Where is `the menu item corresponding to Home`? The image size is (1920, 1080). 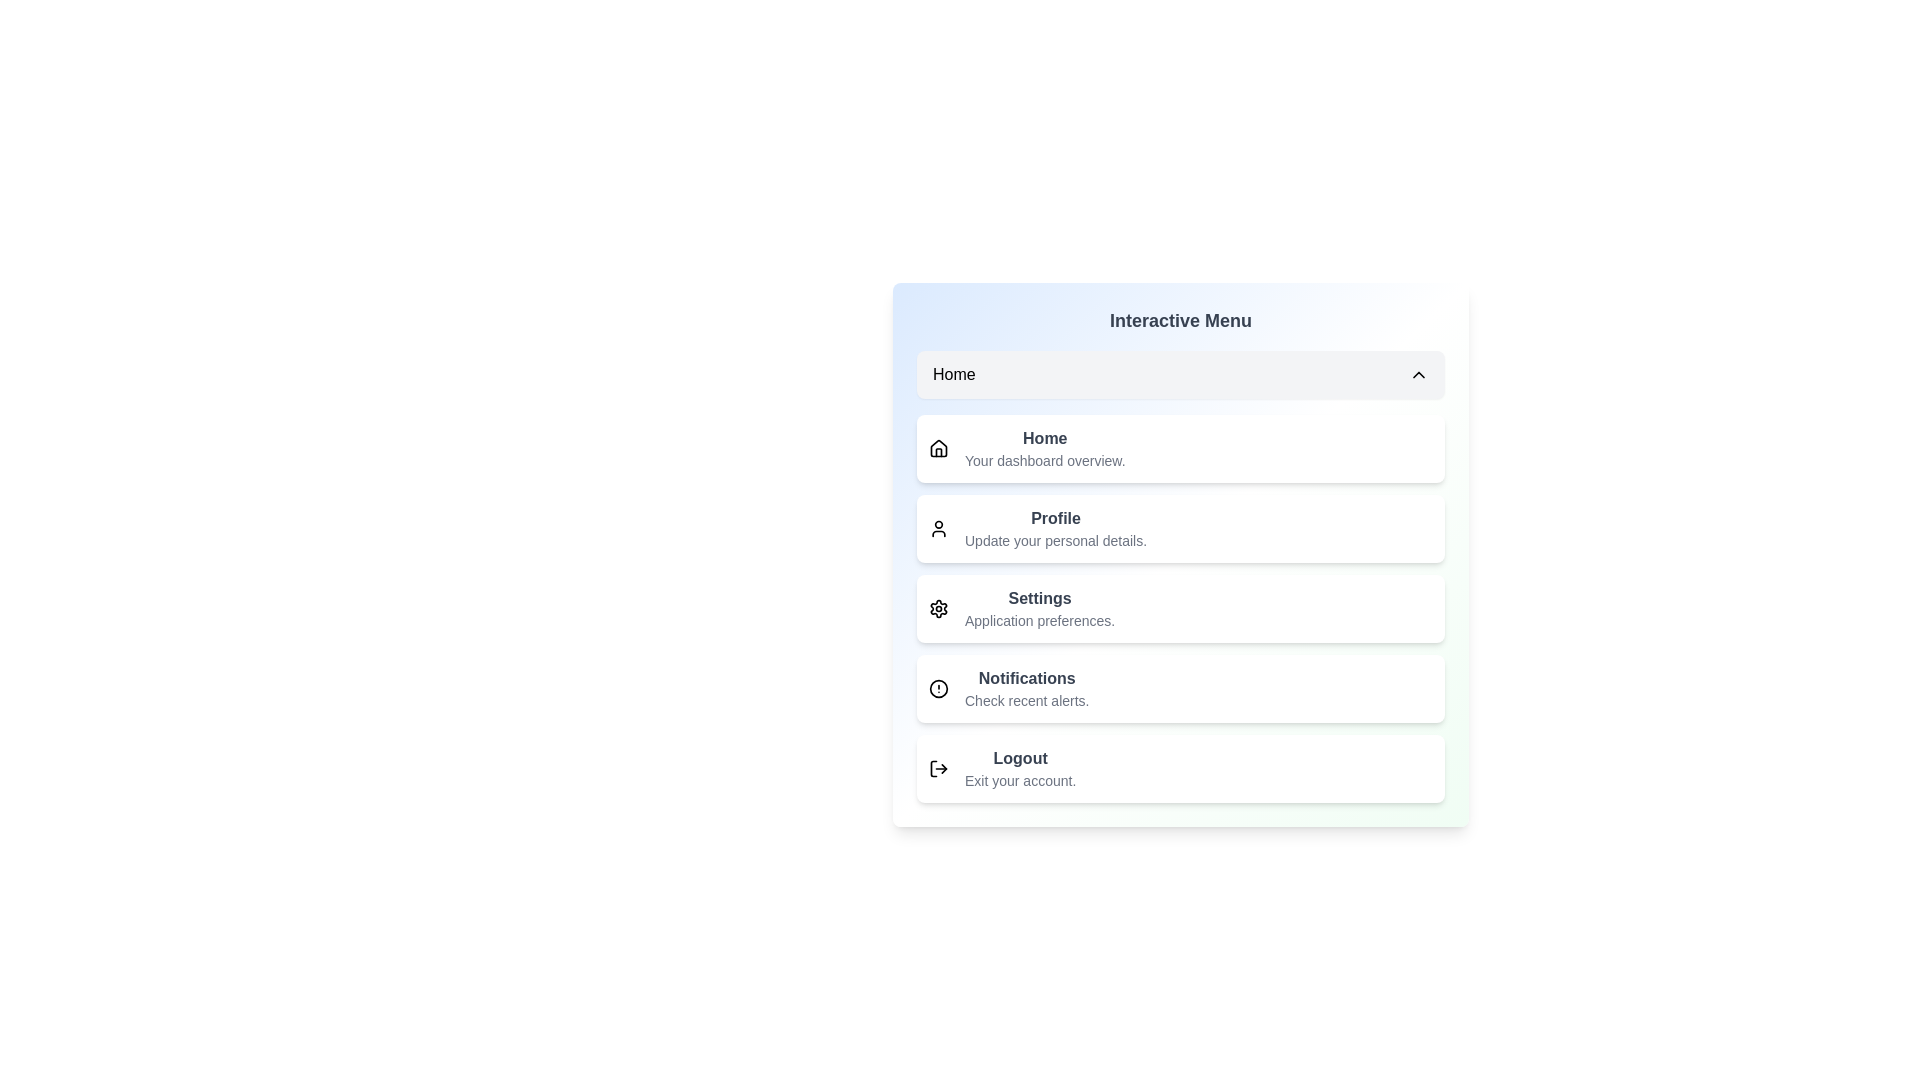
the menu item corresponding to Home is located at coordinates (1180, 374).